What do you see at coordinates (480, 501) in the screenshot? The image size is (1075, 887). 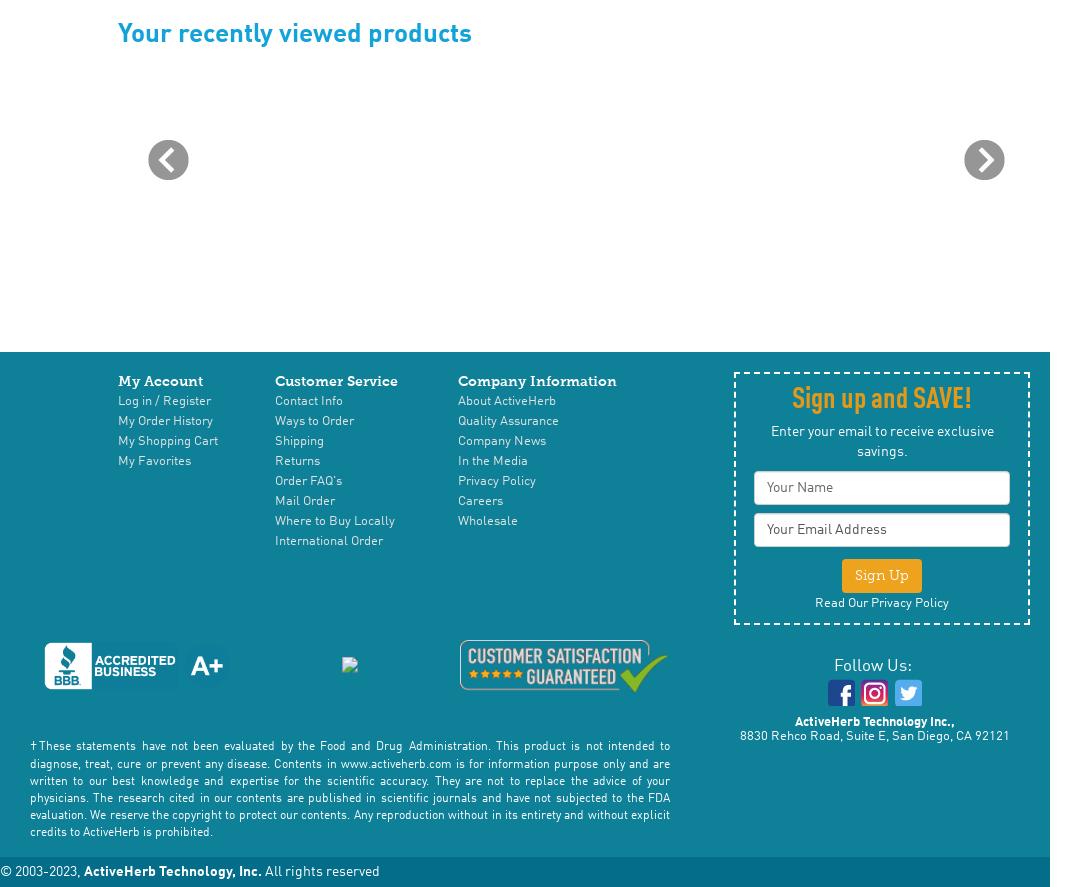 I see `'Careers'` at bounding box center [480, 501].